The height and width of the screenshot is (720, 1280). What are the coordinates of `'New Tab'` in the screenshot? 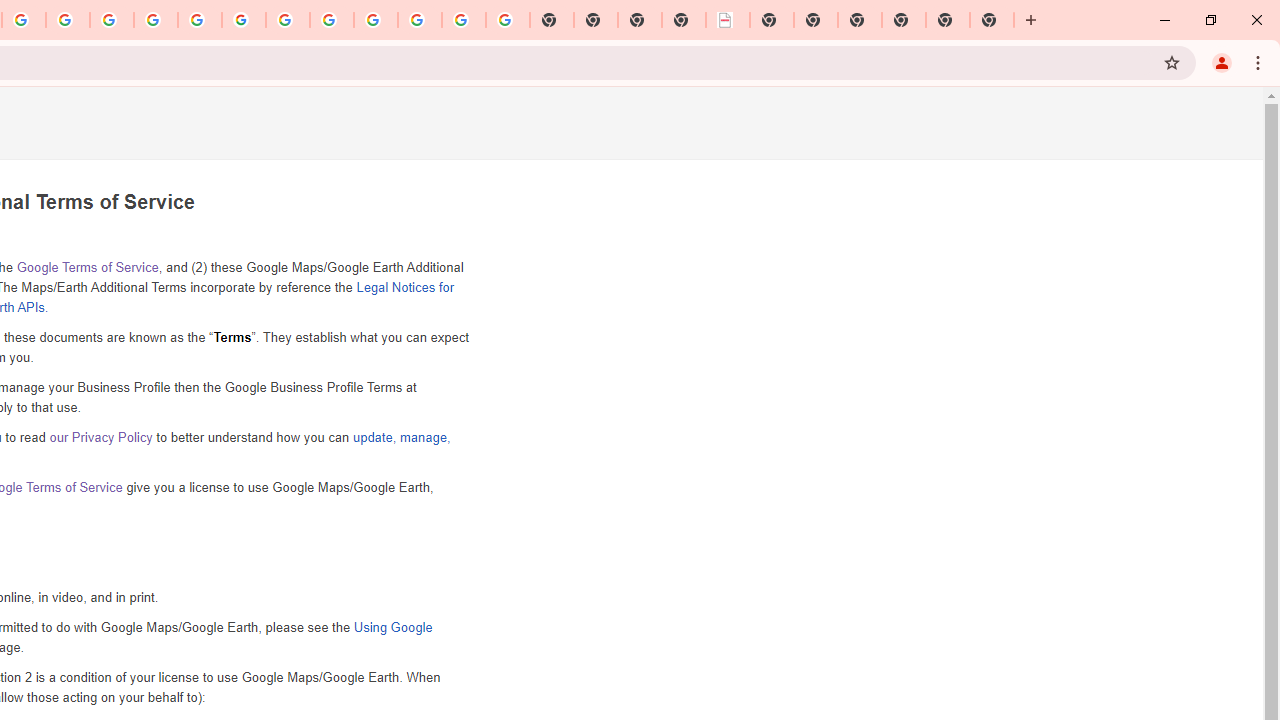 It's located at (860, 20).